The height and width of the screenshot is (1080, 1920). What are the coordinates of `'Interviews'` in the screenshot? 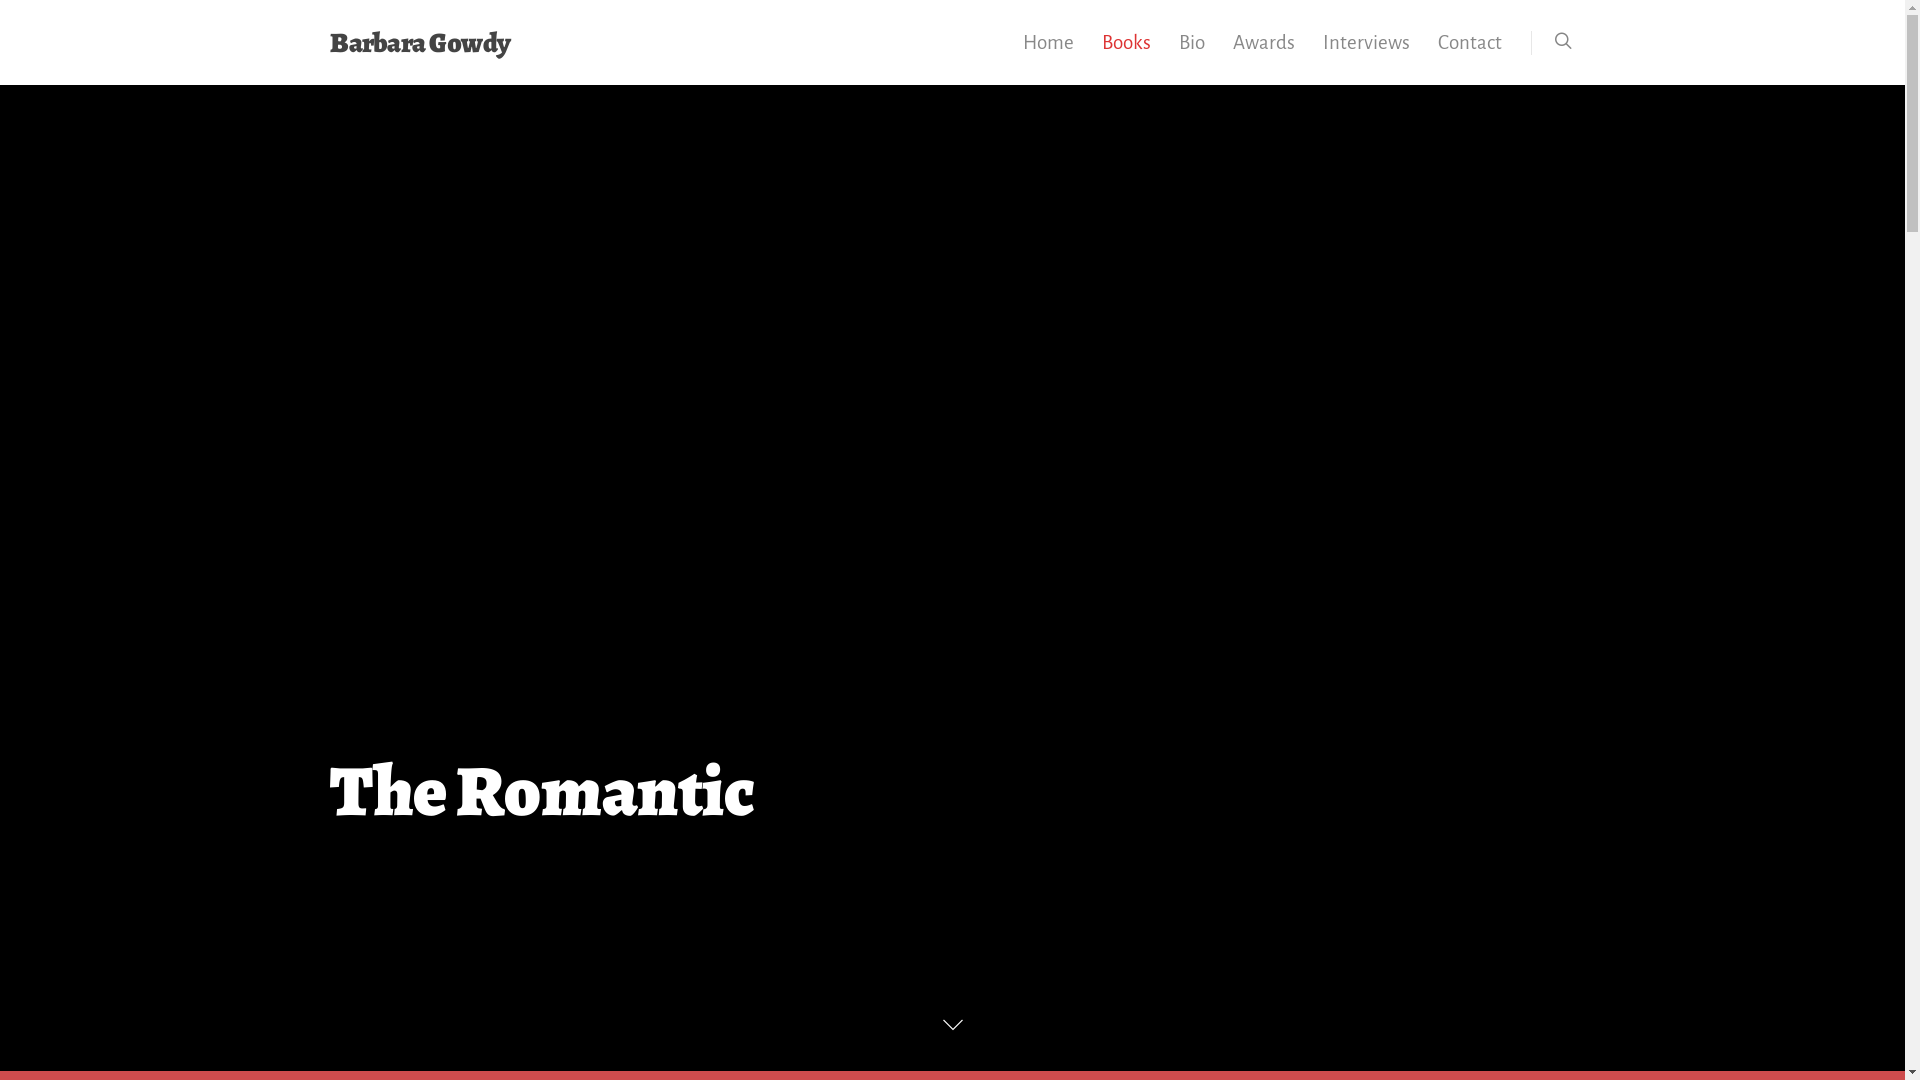 It's located at (1310, 55).